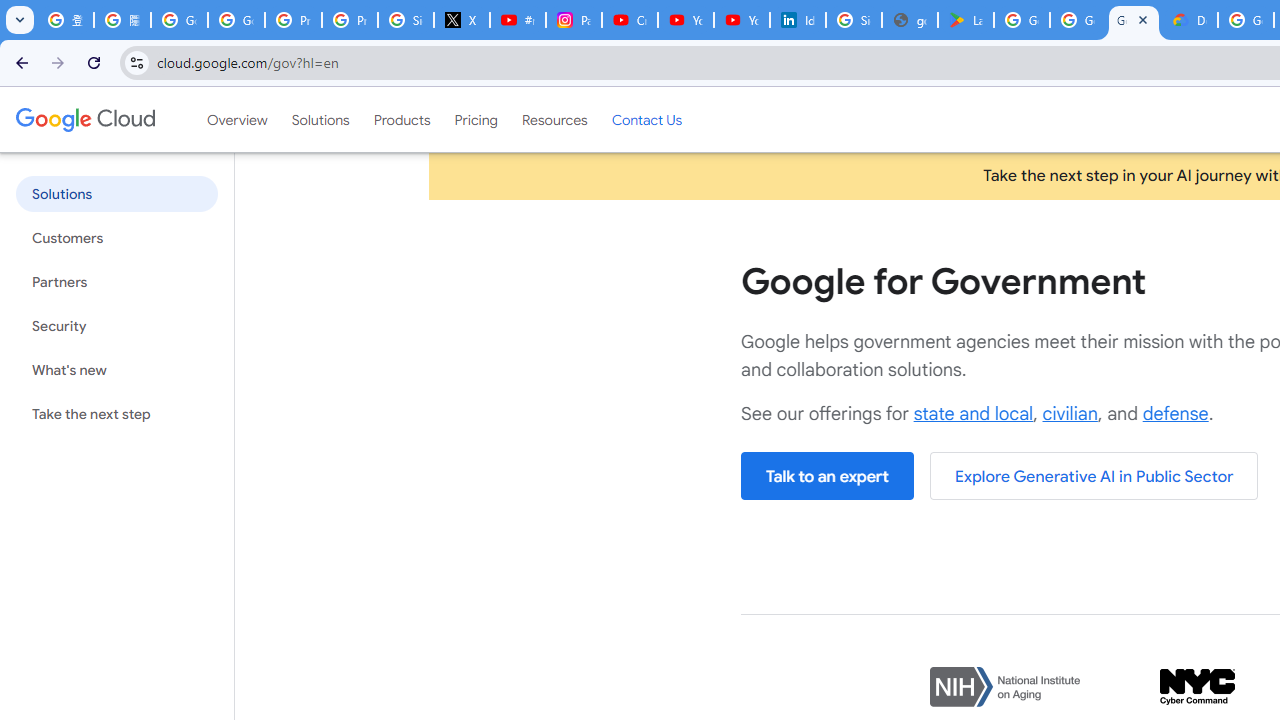 The image size is (1280, 720). I want to click on '#nbabasketballhighlights - YouTube', so click(518, 20).